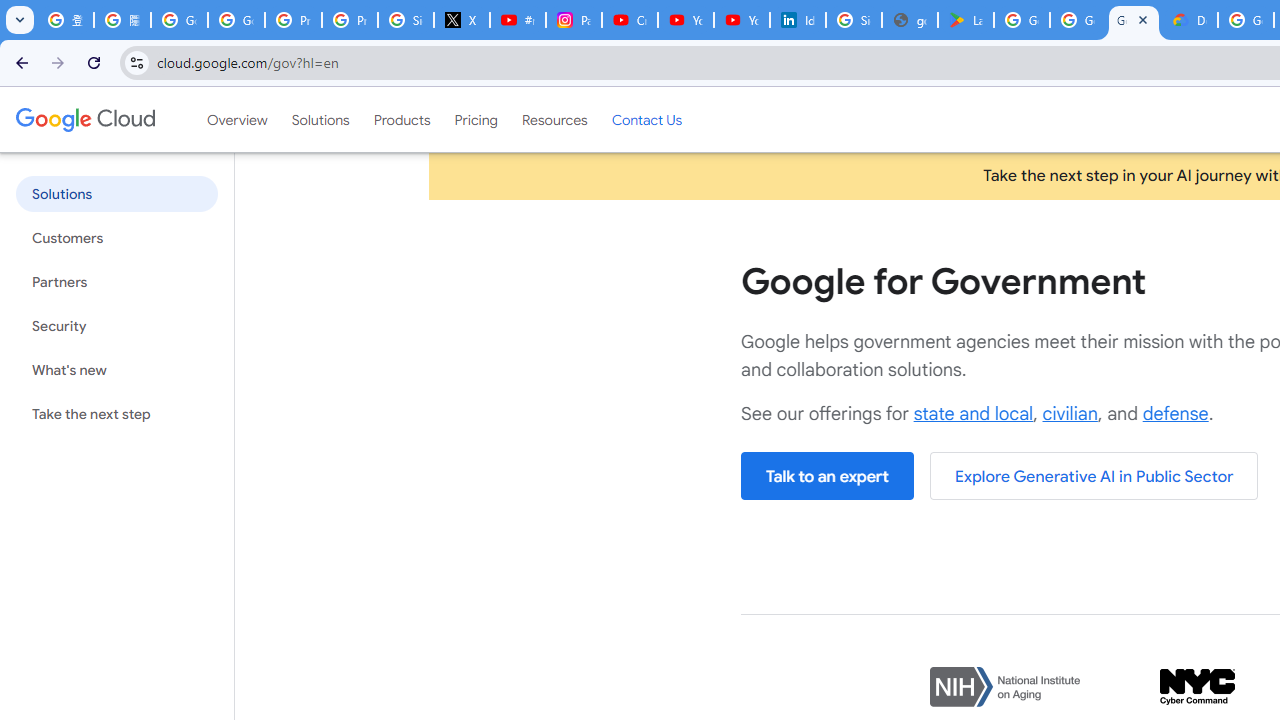 The image size is (1280, 720). I want to click on '#nbabasketballhighlights - YouTube', so click(518, 20).